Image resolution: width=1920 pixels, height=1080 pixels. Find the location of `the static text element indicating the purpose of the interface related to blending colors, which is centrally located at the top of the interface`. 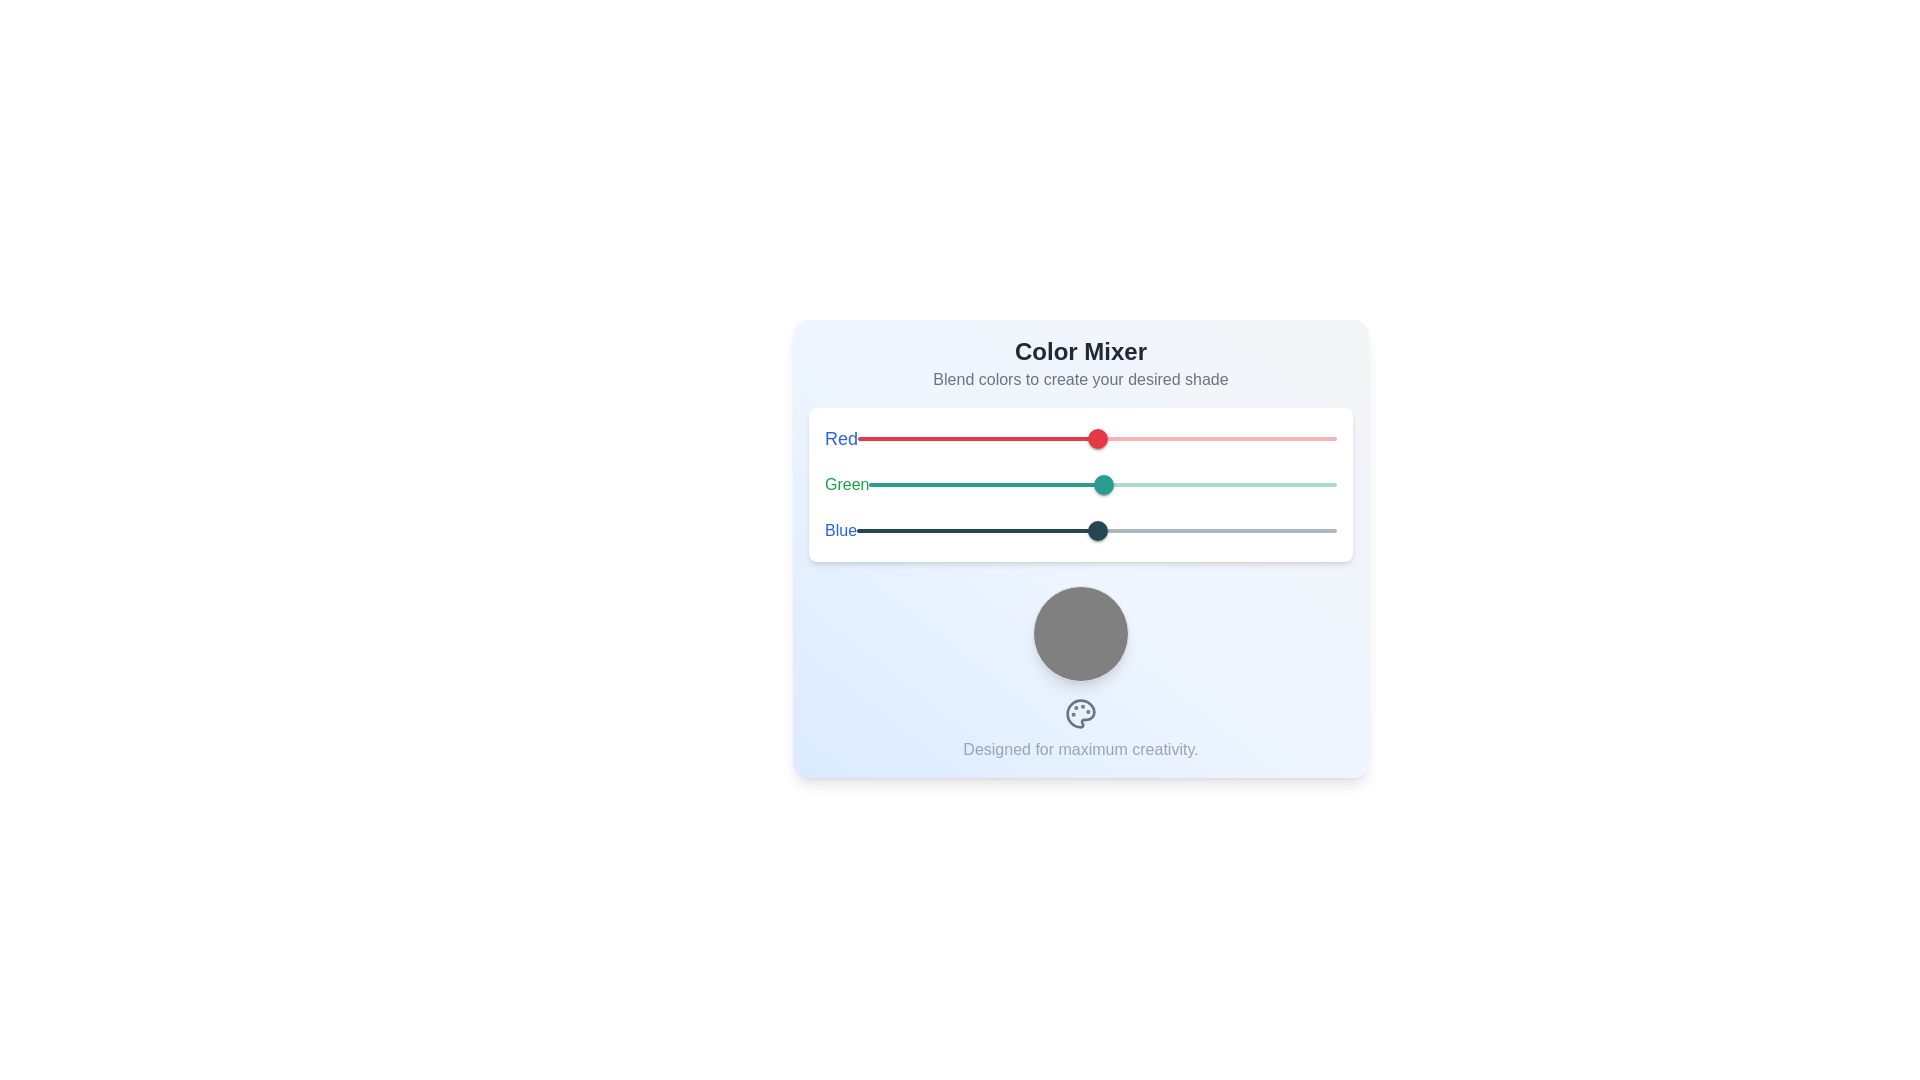

the static text element indicating the purpose of the interface related to blending colors, which is centrally located at the top of the interface is located at coordinates (1079, 350).